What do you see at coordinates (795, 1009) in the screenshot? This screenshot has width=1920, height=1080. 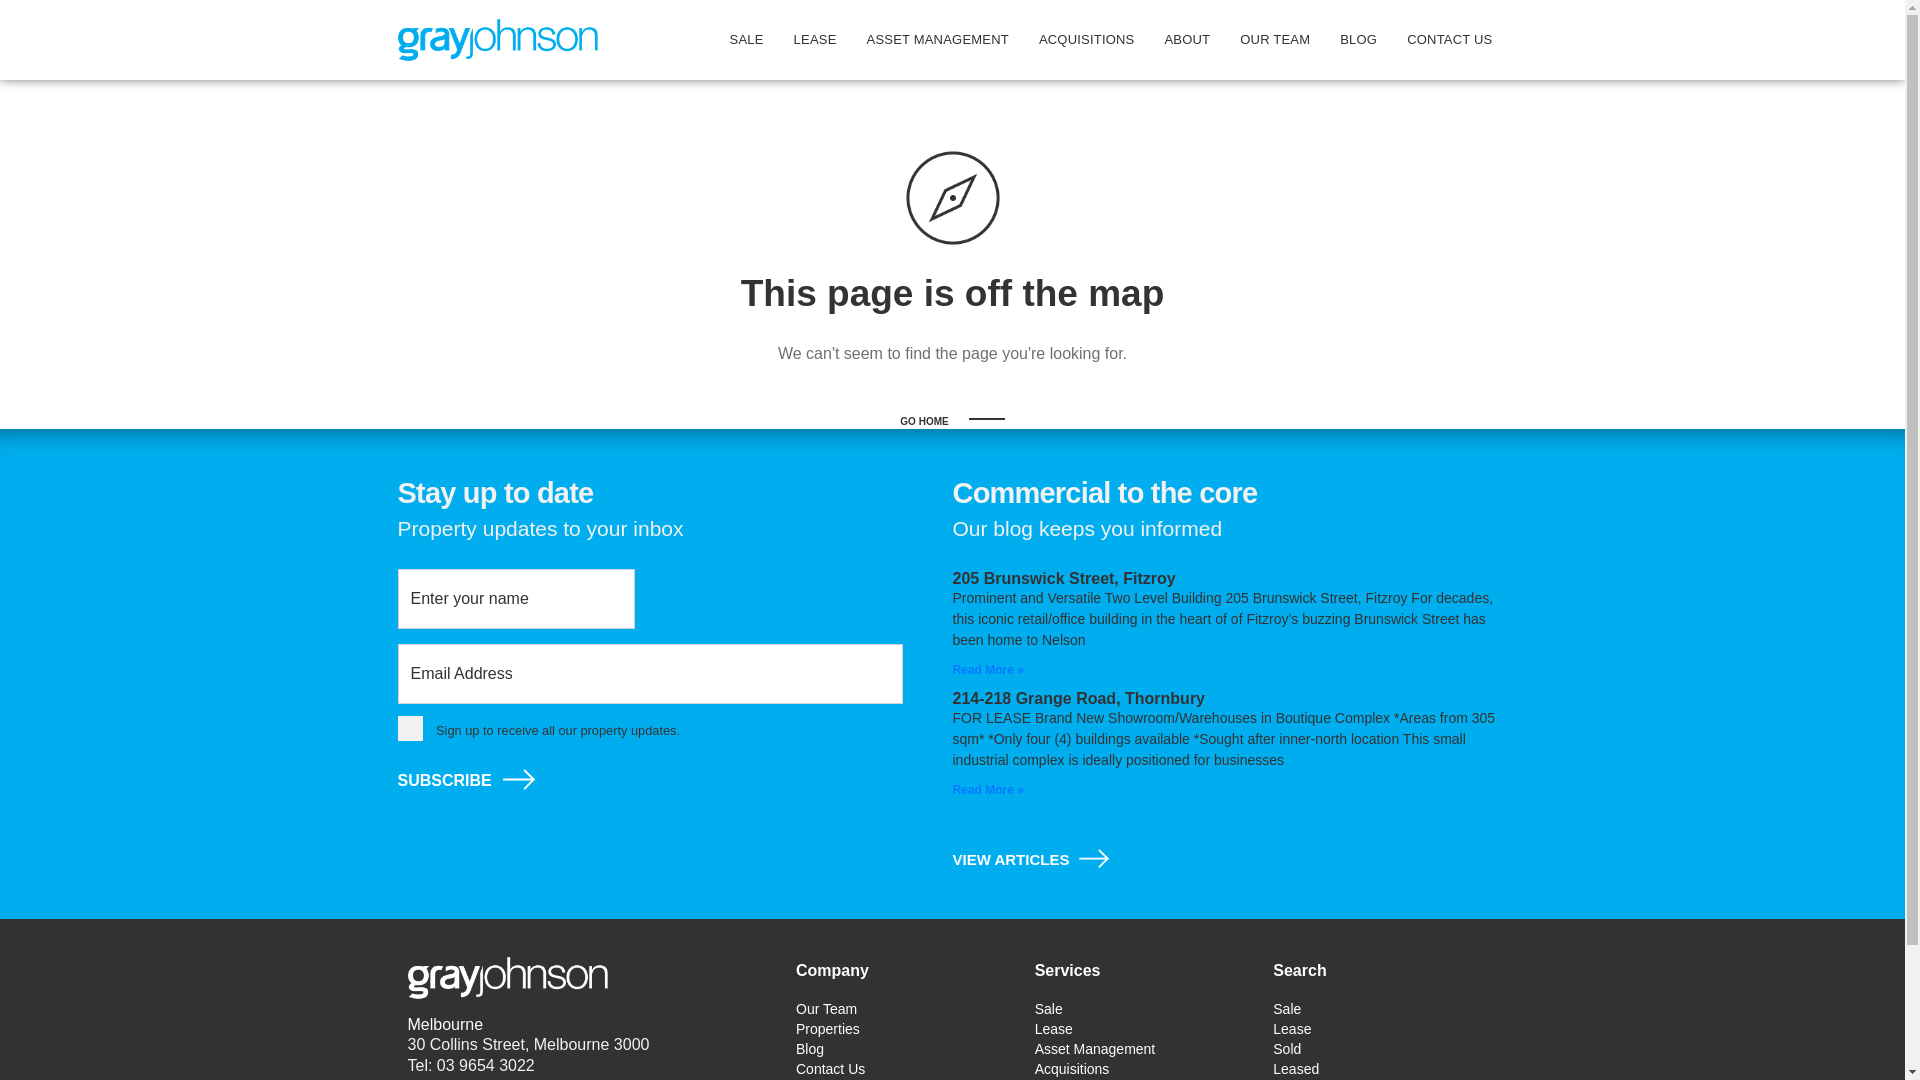 I see `'Our Team'` at bounding box center [795, 1009].